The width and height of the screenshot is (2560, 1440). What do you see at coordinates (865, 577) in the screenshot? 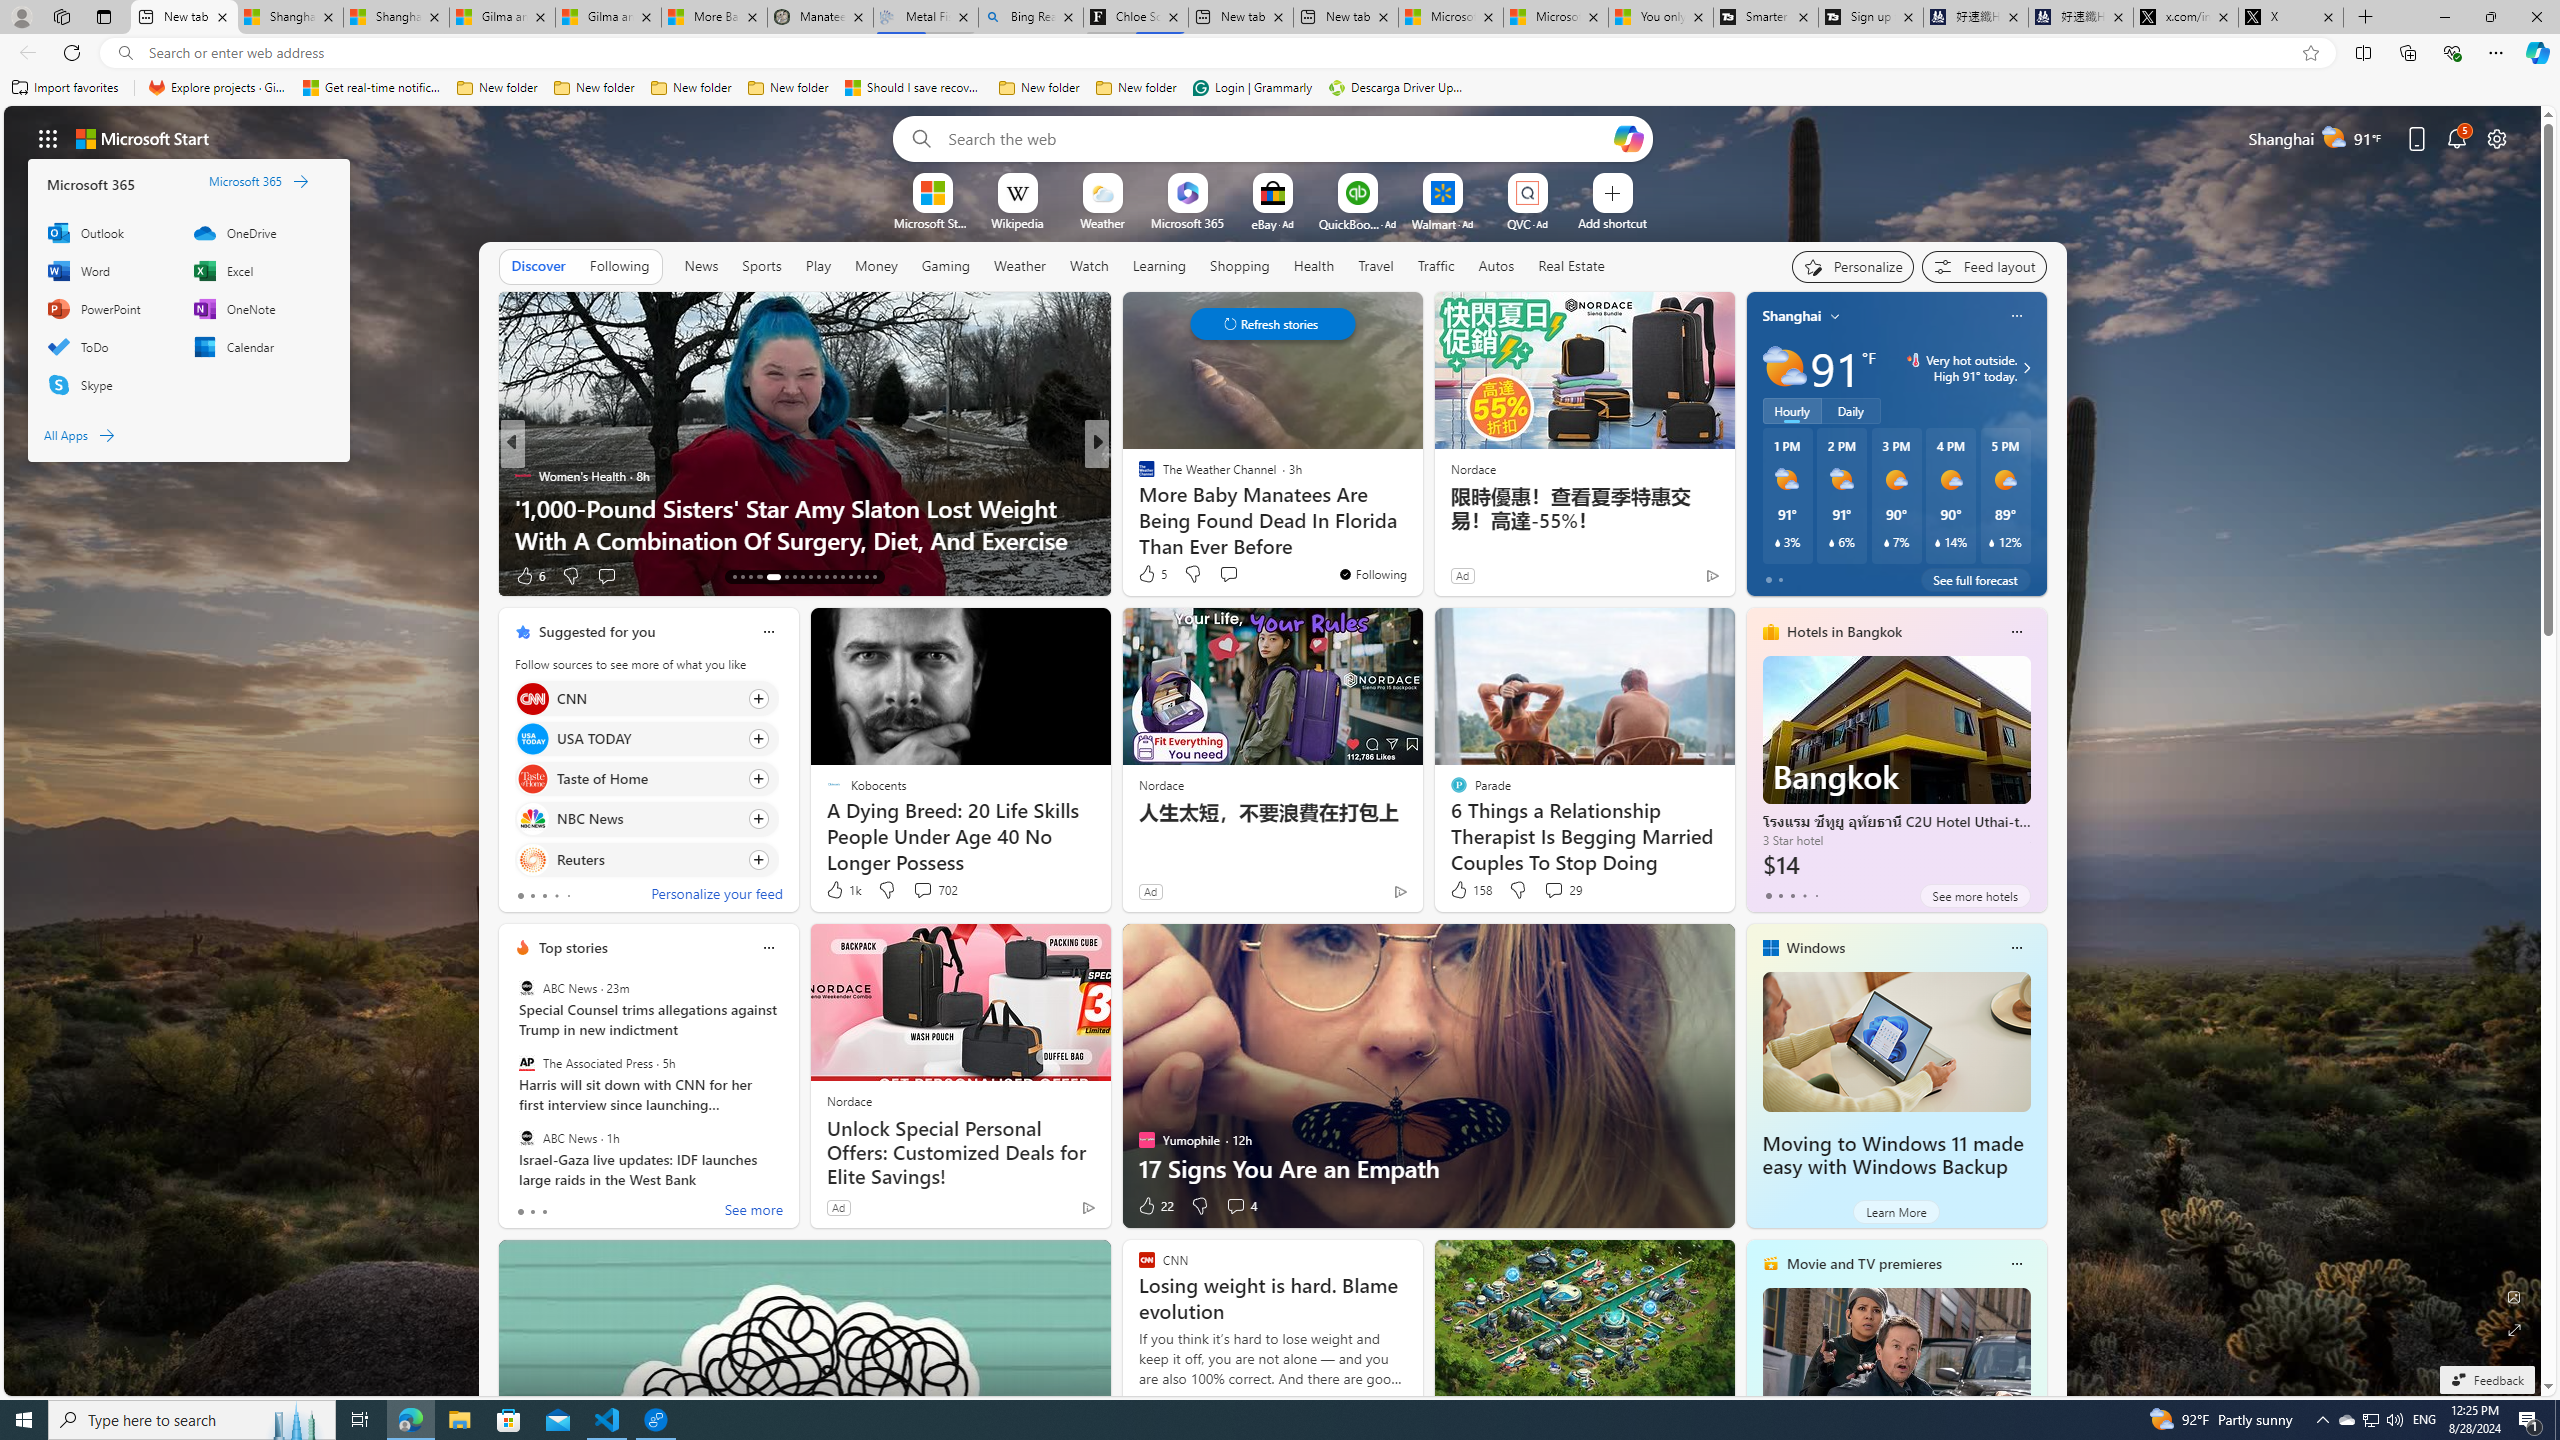
I see `'AutomationID: tab-41'` at bounding box center [865, 577].